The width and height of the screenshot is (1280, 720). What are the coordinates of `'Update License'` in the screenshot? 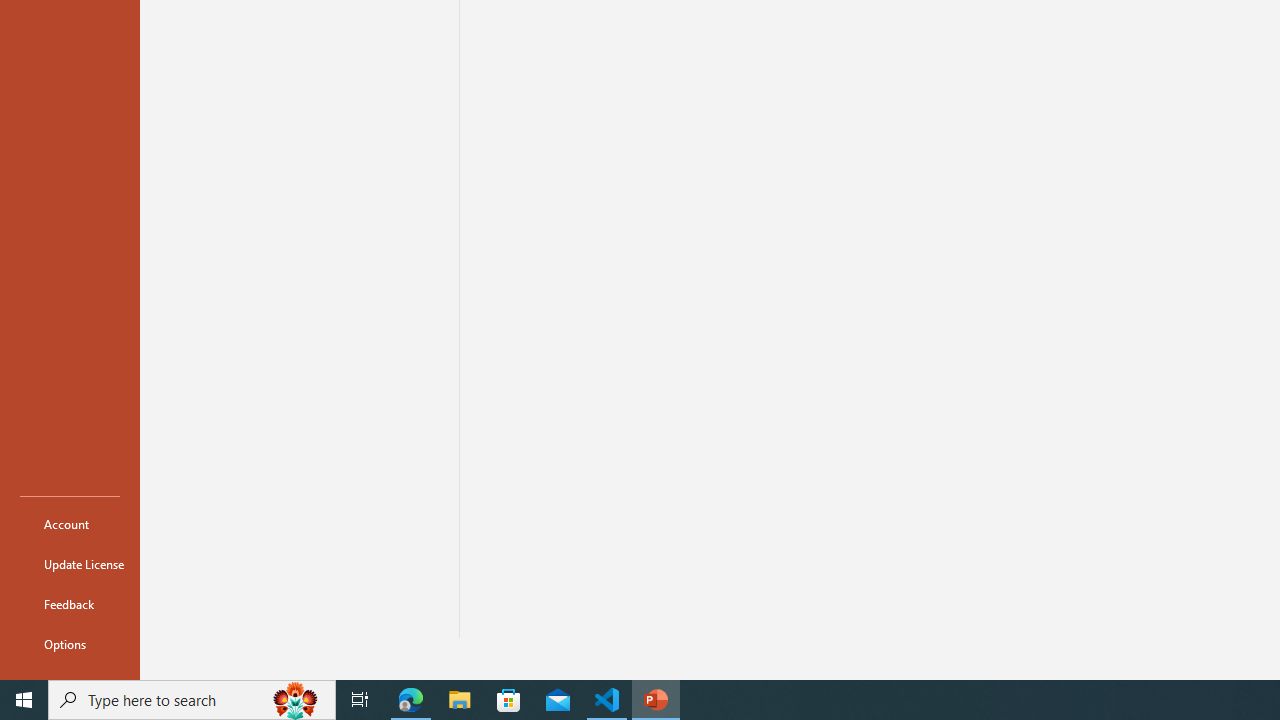 It's located at (69, 564).